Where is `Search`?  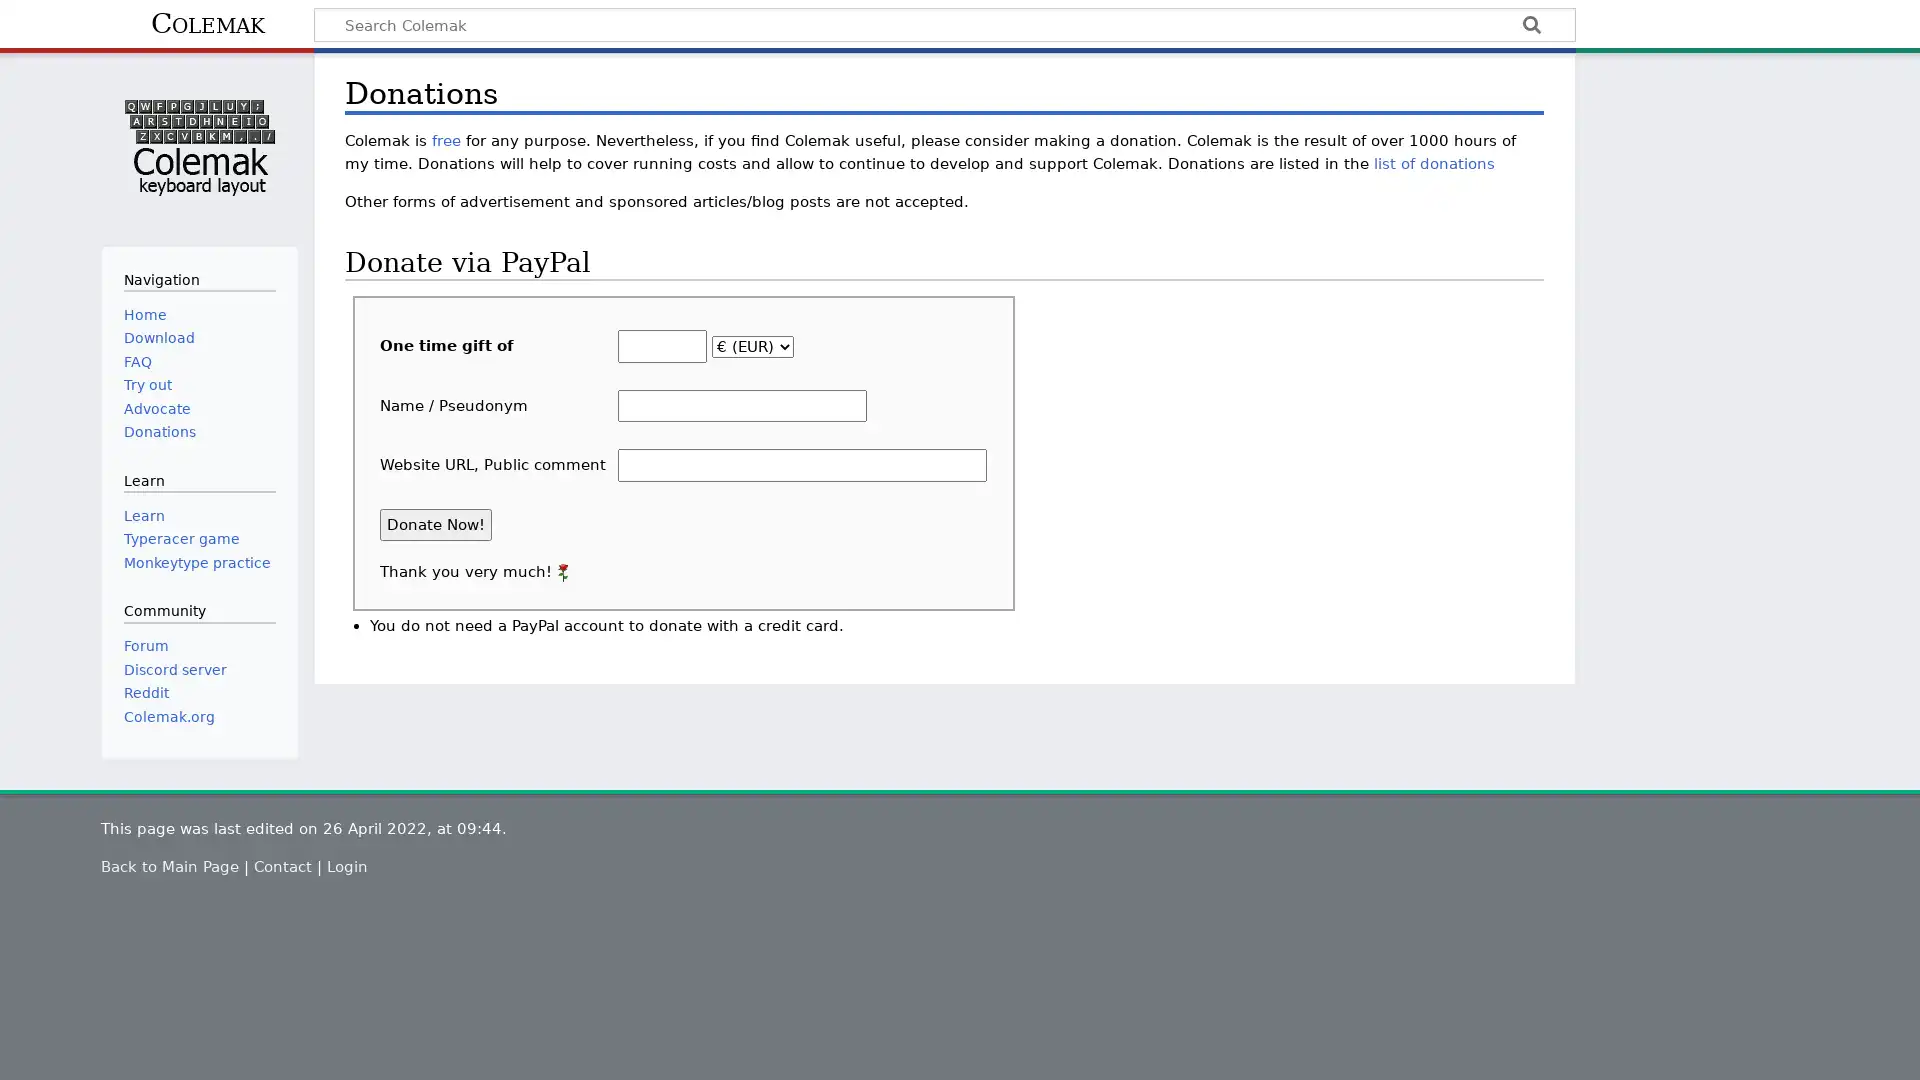 Search is located at coordinates (1530, 27).